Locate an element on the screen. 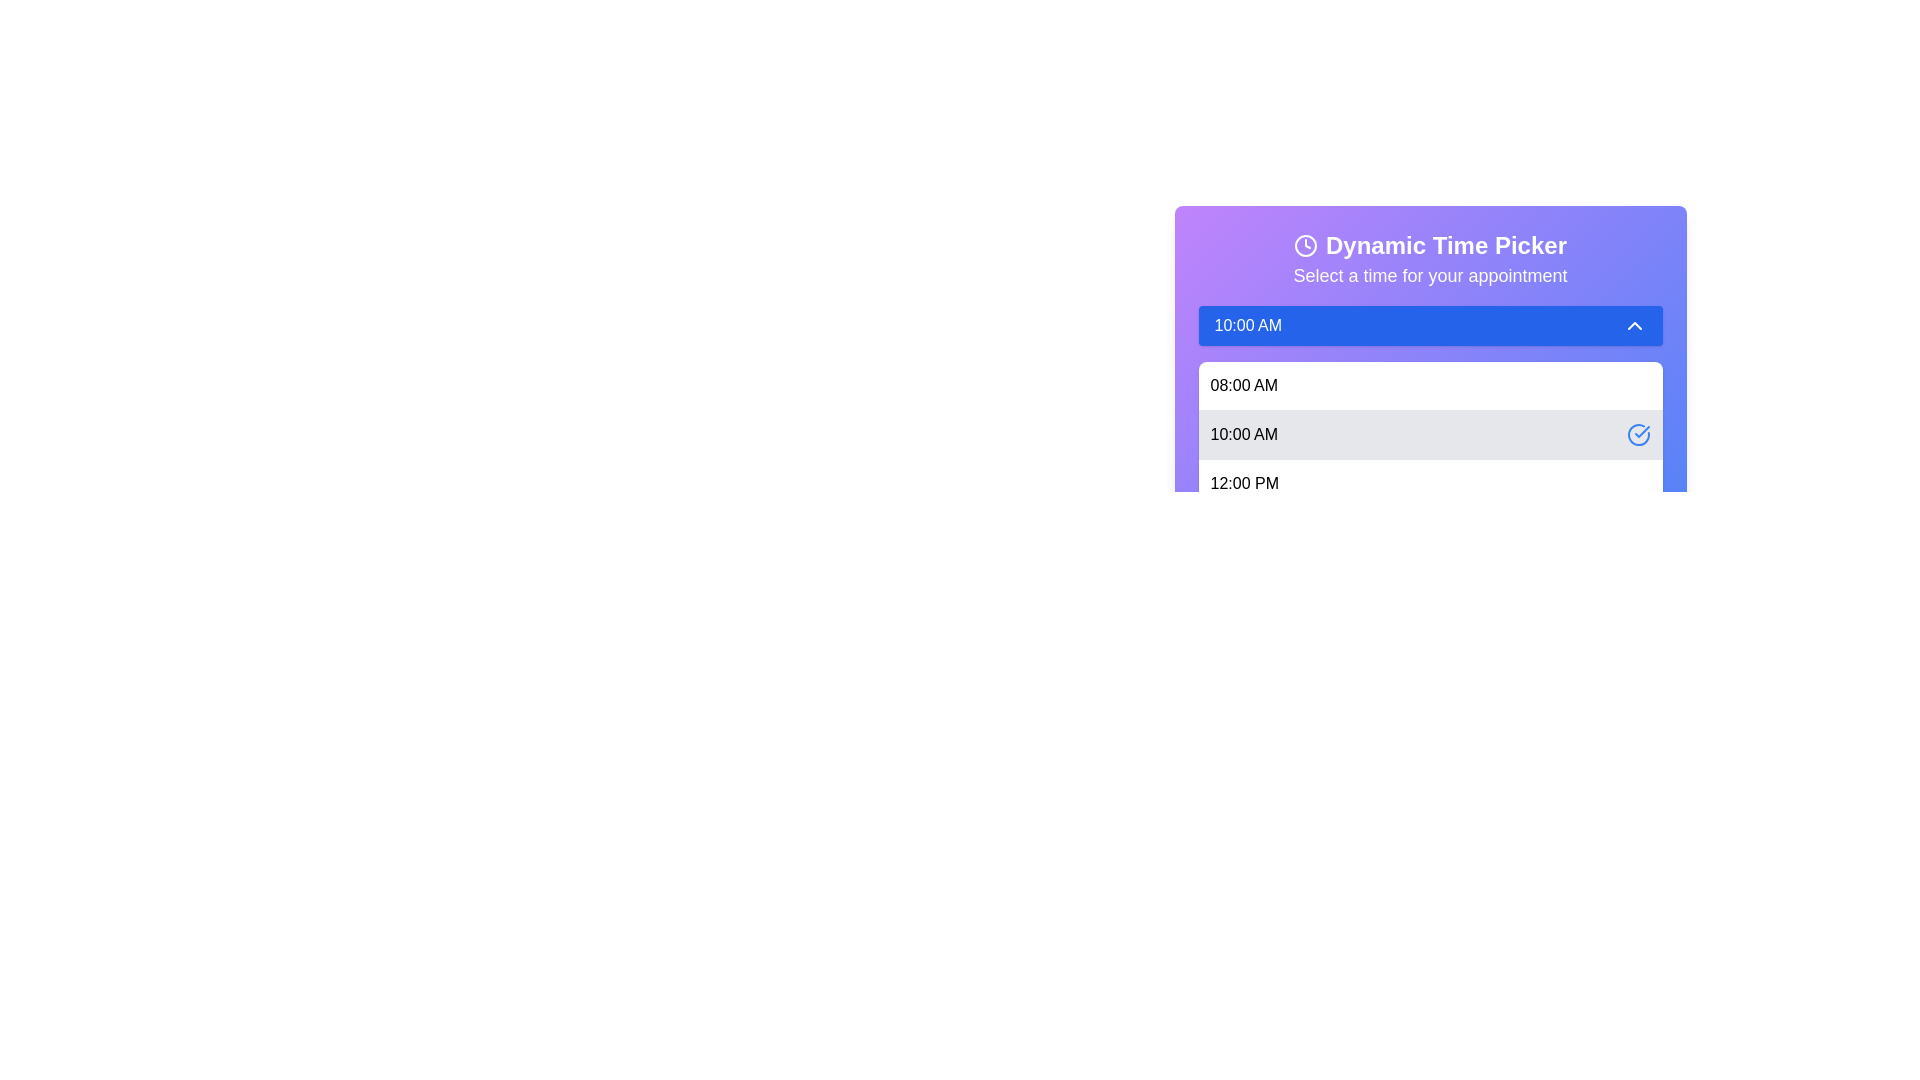  the collapse indicator icon located to the right of '10:00 AM' in the blue button at the top of the dropdown menu is located at coordinates (1634, 325).